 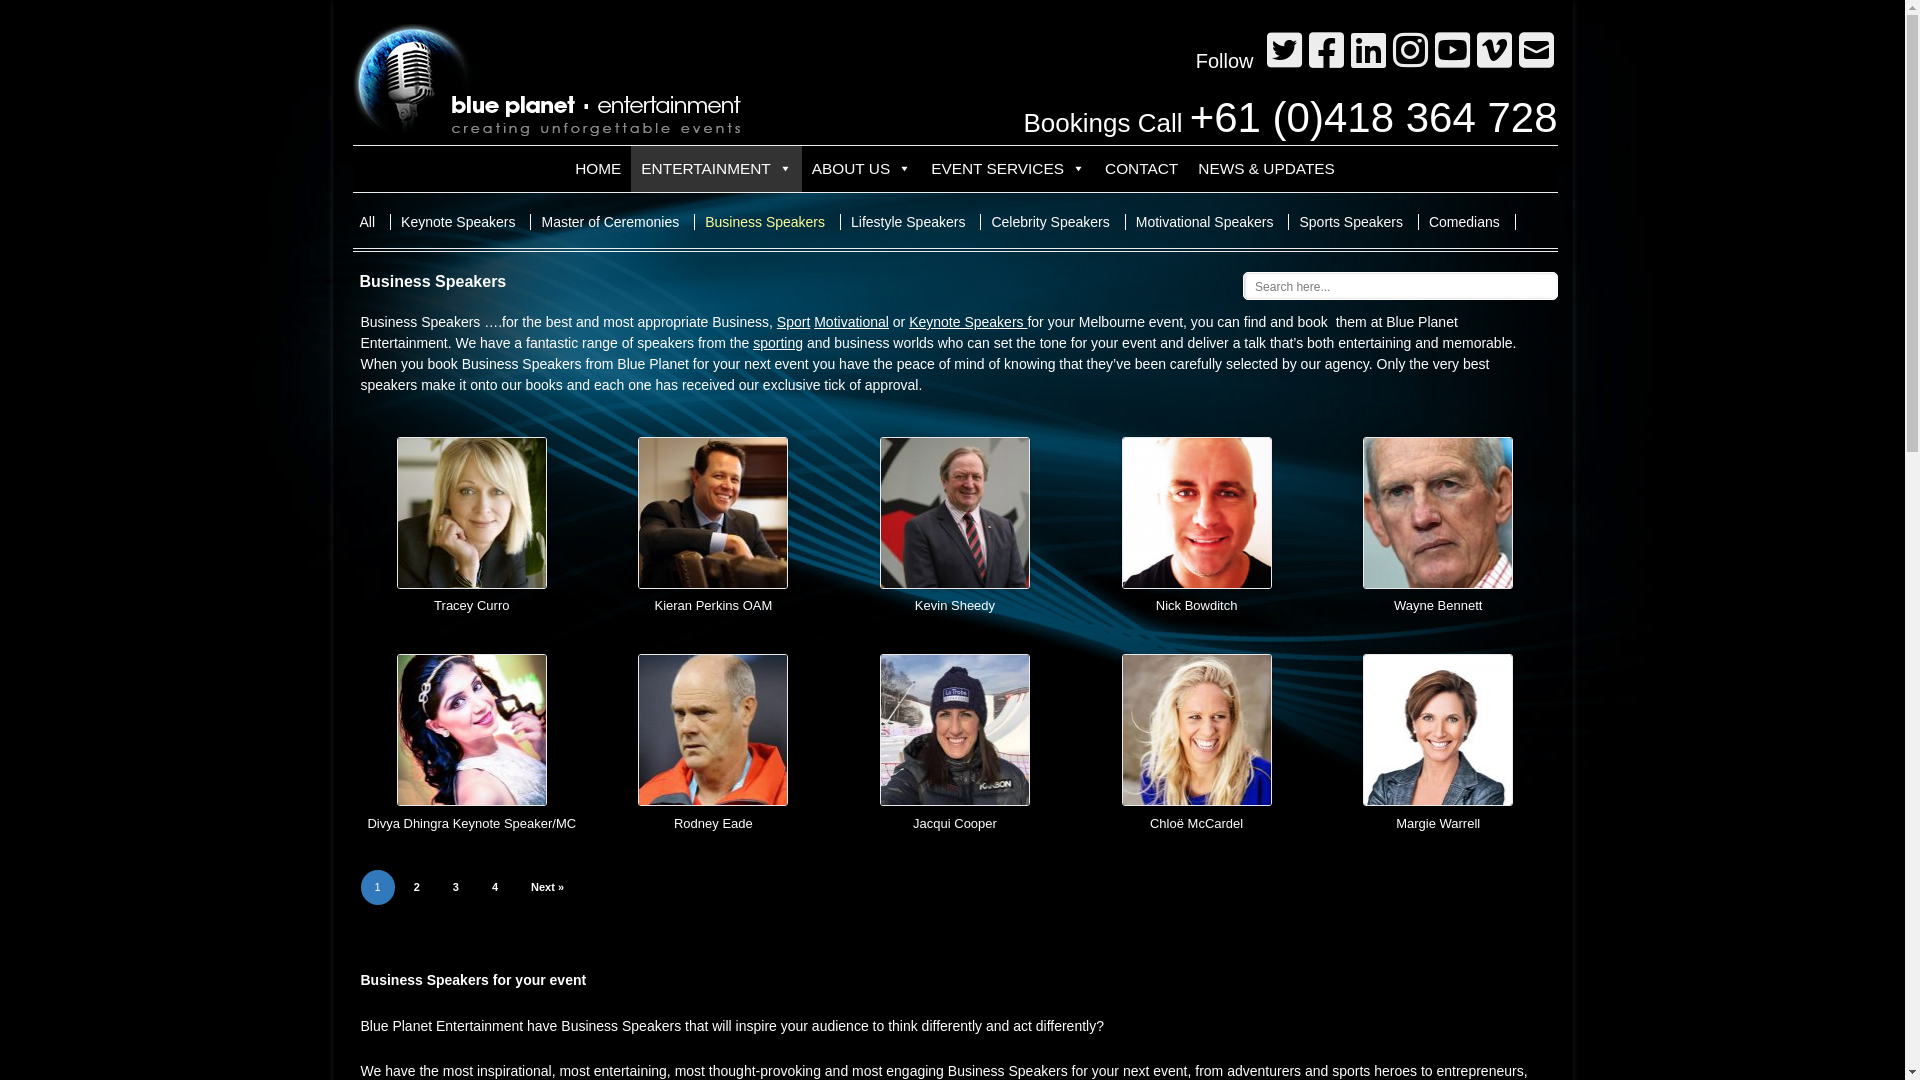 What do you see at coordinates (915, 222) in the screenshot?
I see `'Lifestyle Speakers'` at bounding box center [915, 222].